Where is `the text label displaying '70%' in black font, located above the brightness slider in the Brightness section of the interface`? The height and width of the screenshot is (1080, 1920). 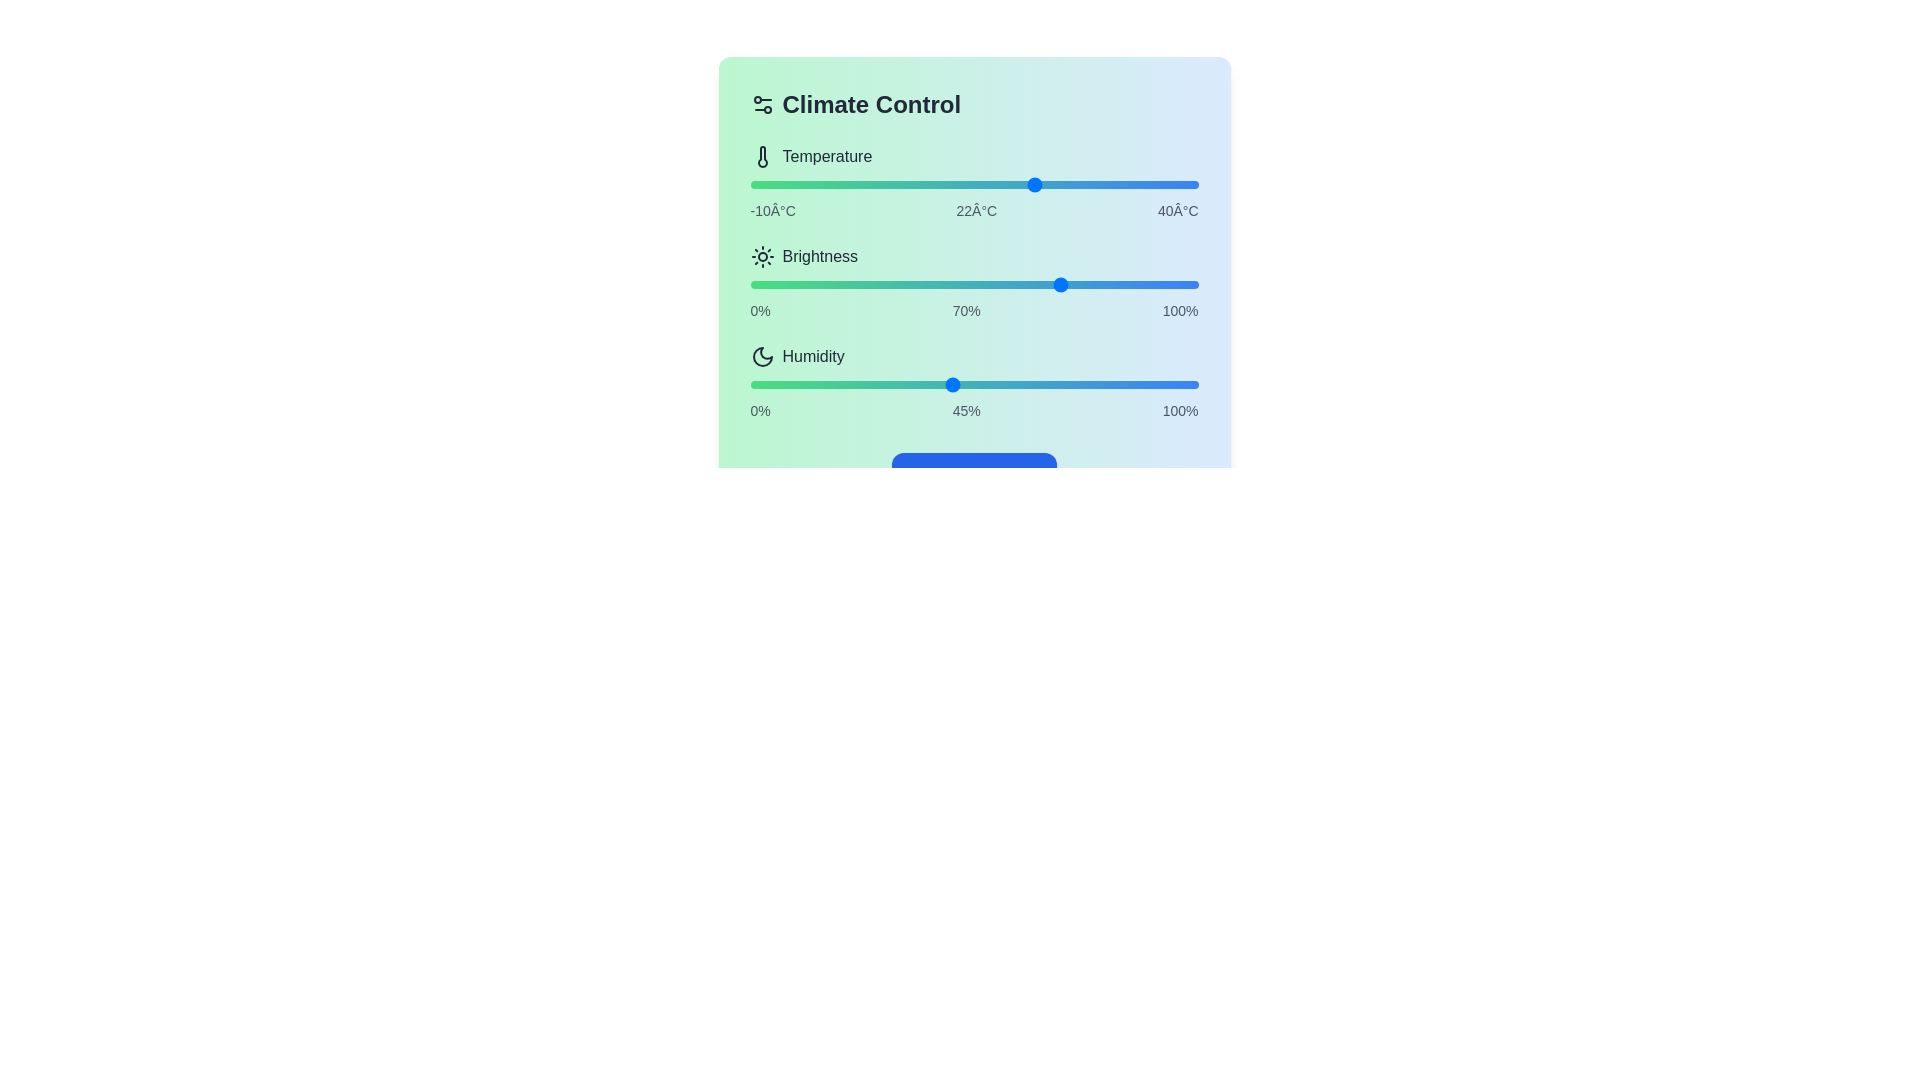 the text label displaying '70%' in black font, located above the brightness slider in the Brightness section of the interface is located at coordinates (966, 311).